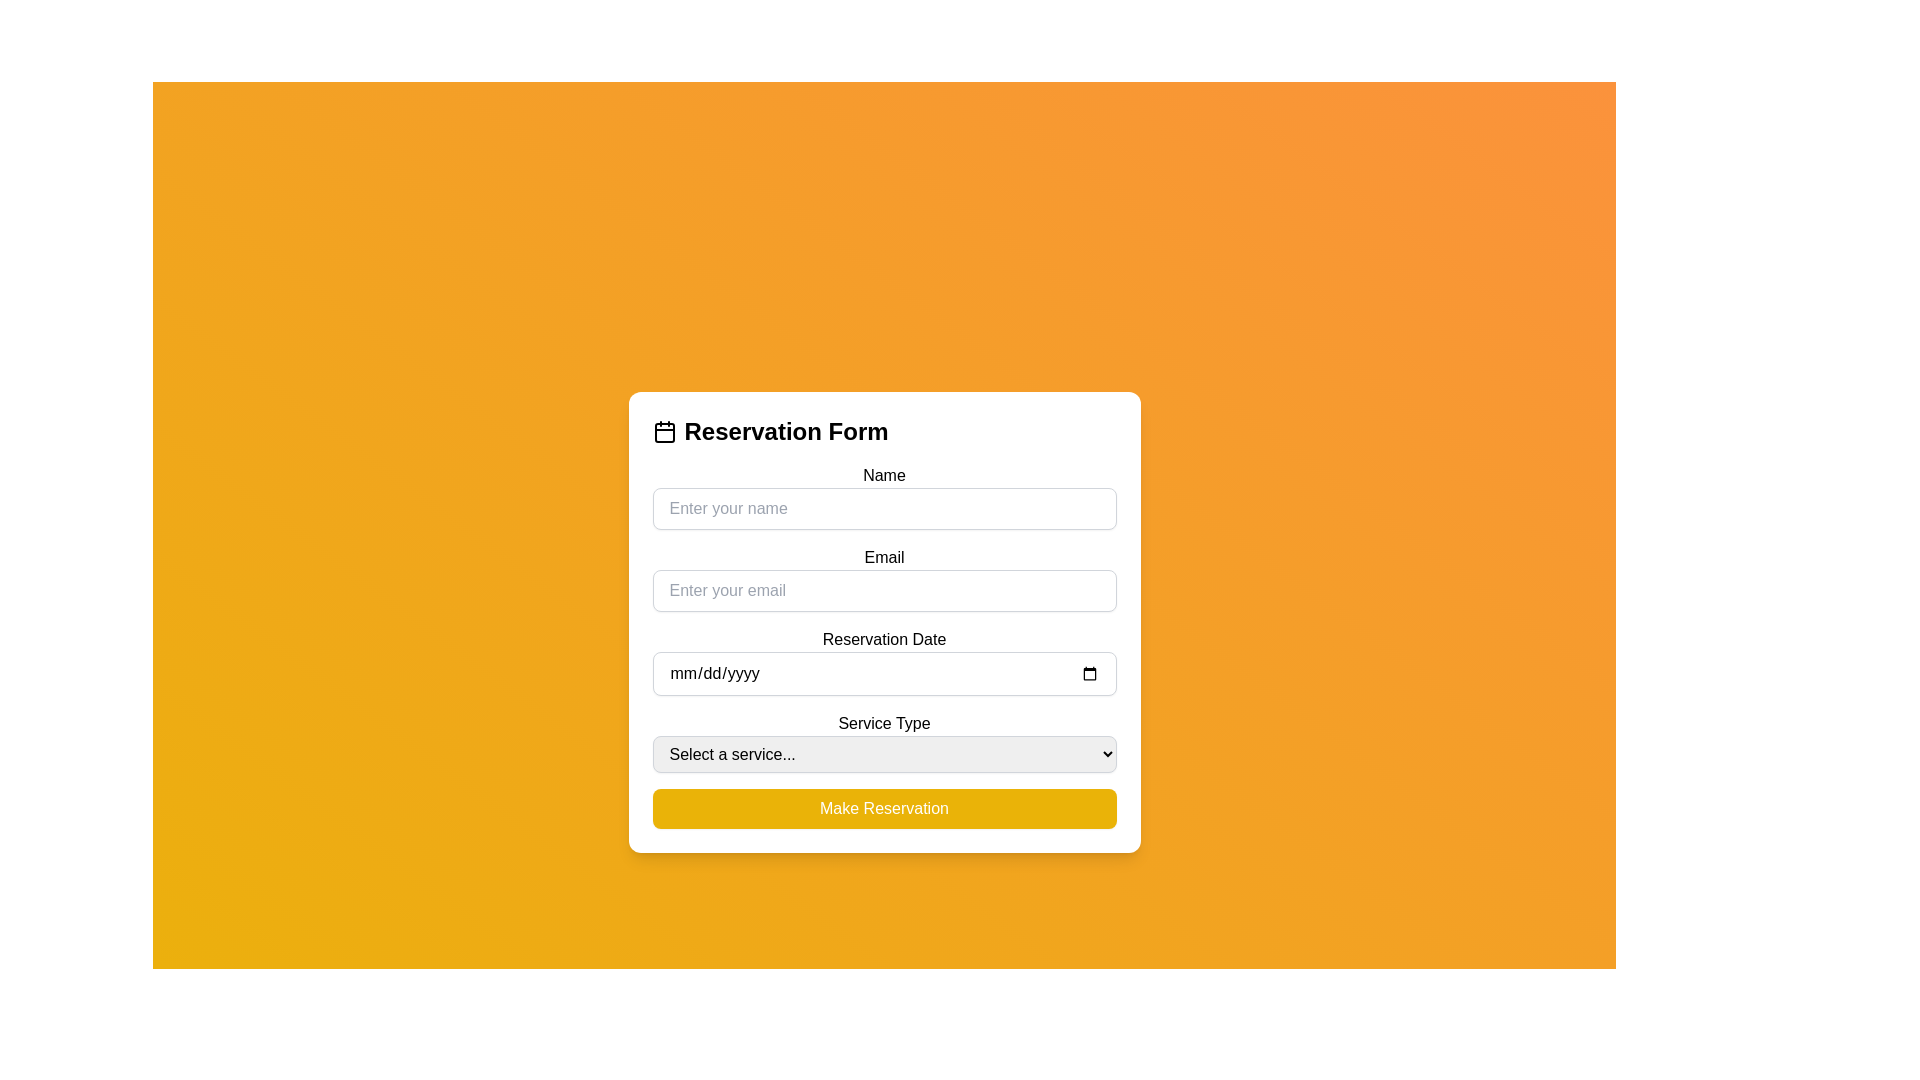  Describe the element at coordinates (883, 475) in the screenshot. I see `the 'Name' label, which is styled with a bold font and serves as a header for the input field directly below it` at that location.